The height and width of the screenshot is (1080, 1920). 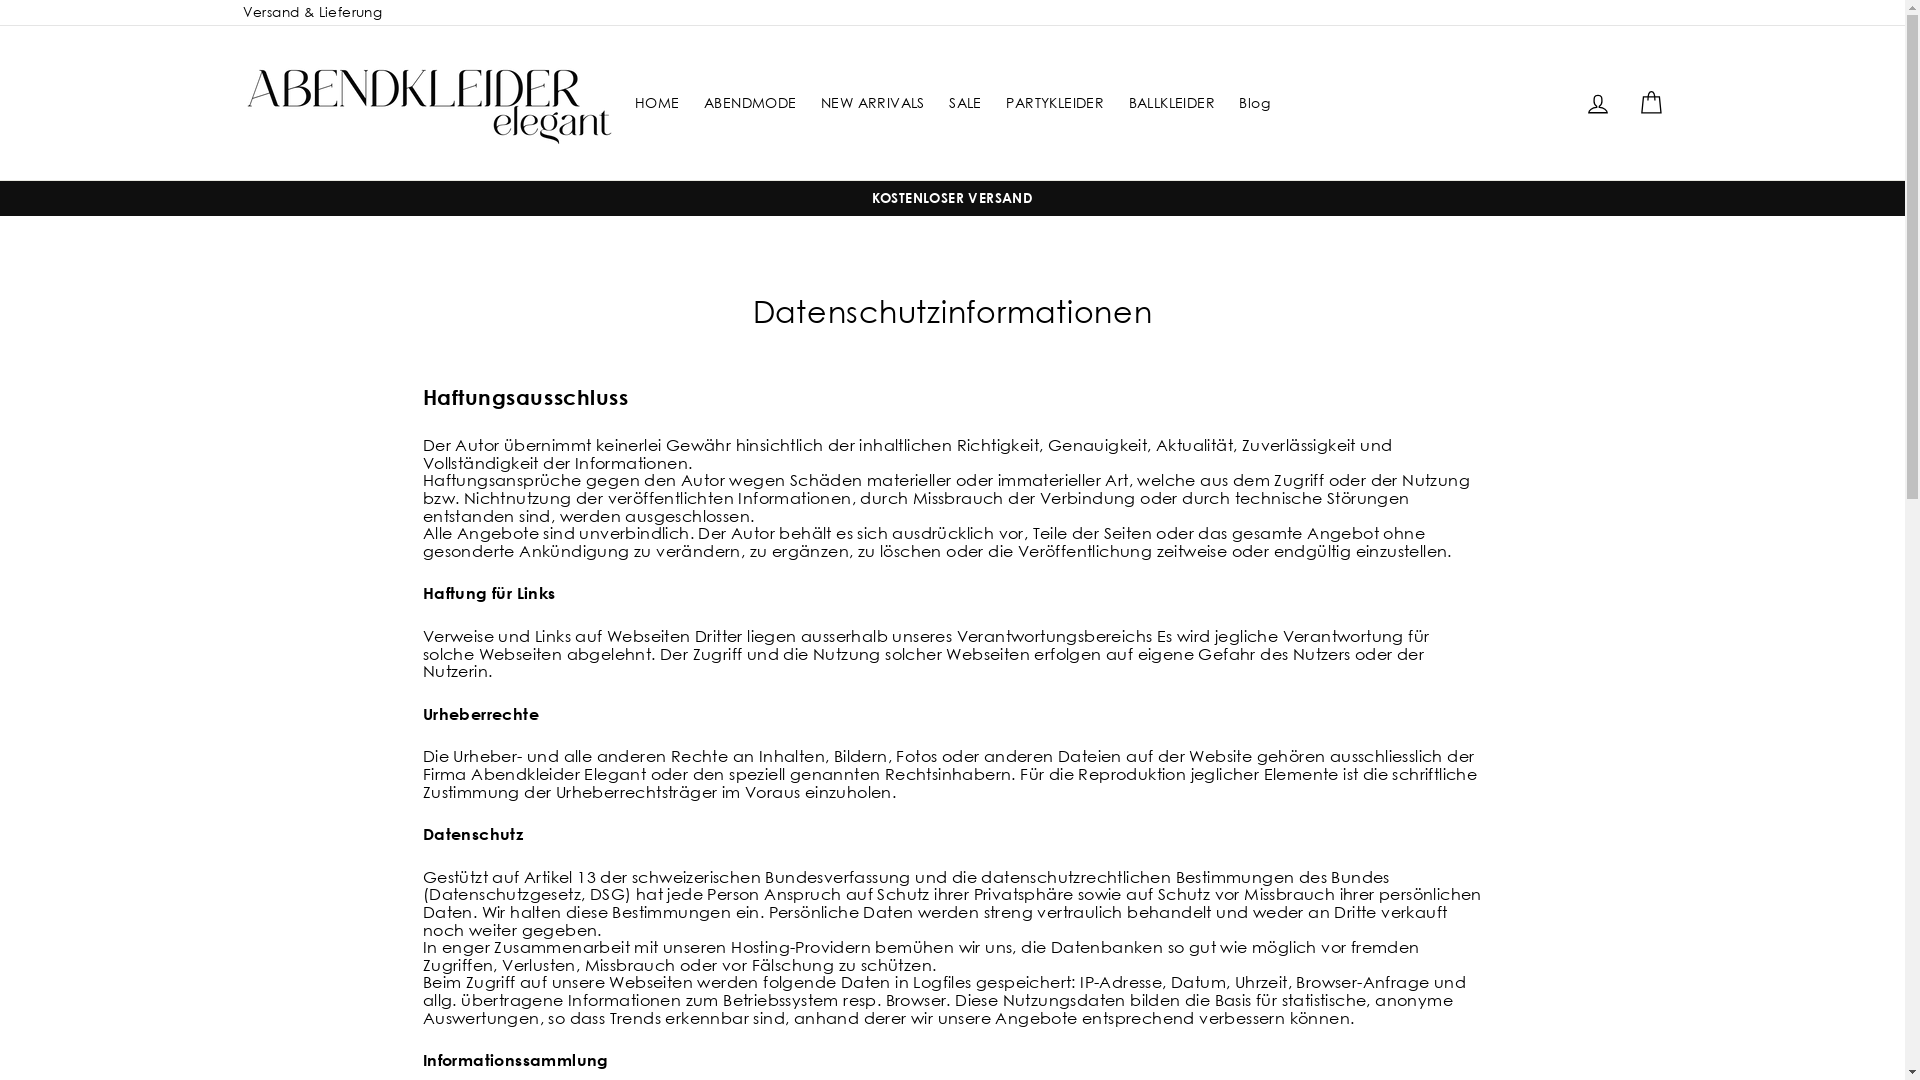 I want to click on 'Direkt zum Inhalt', so click(x=0, y=0).